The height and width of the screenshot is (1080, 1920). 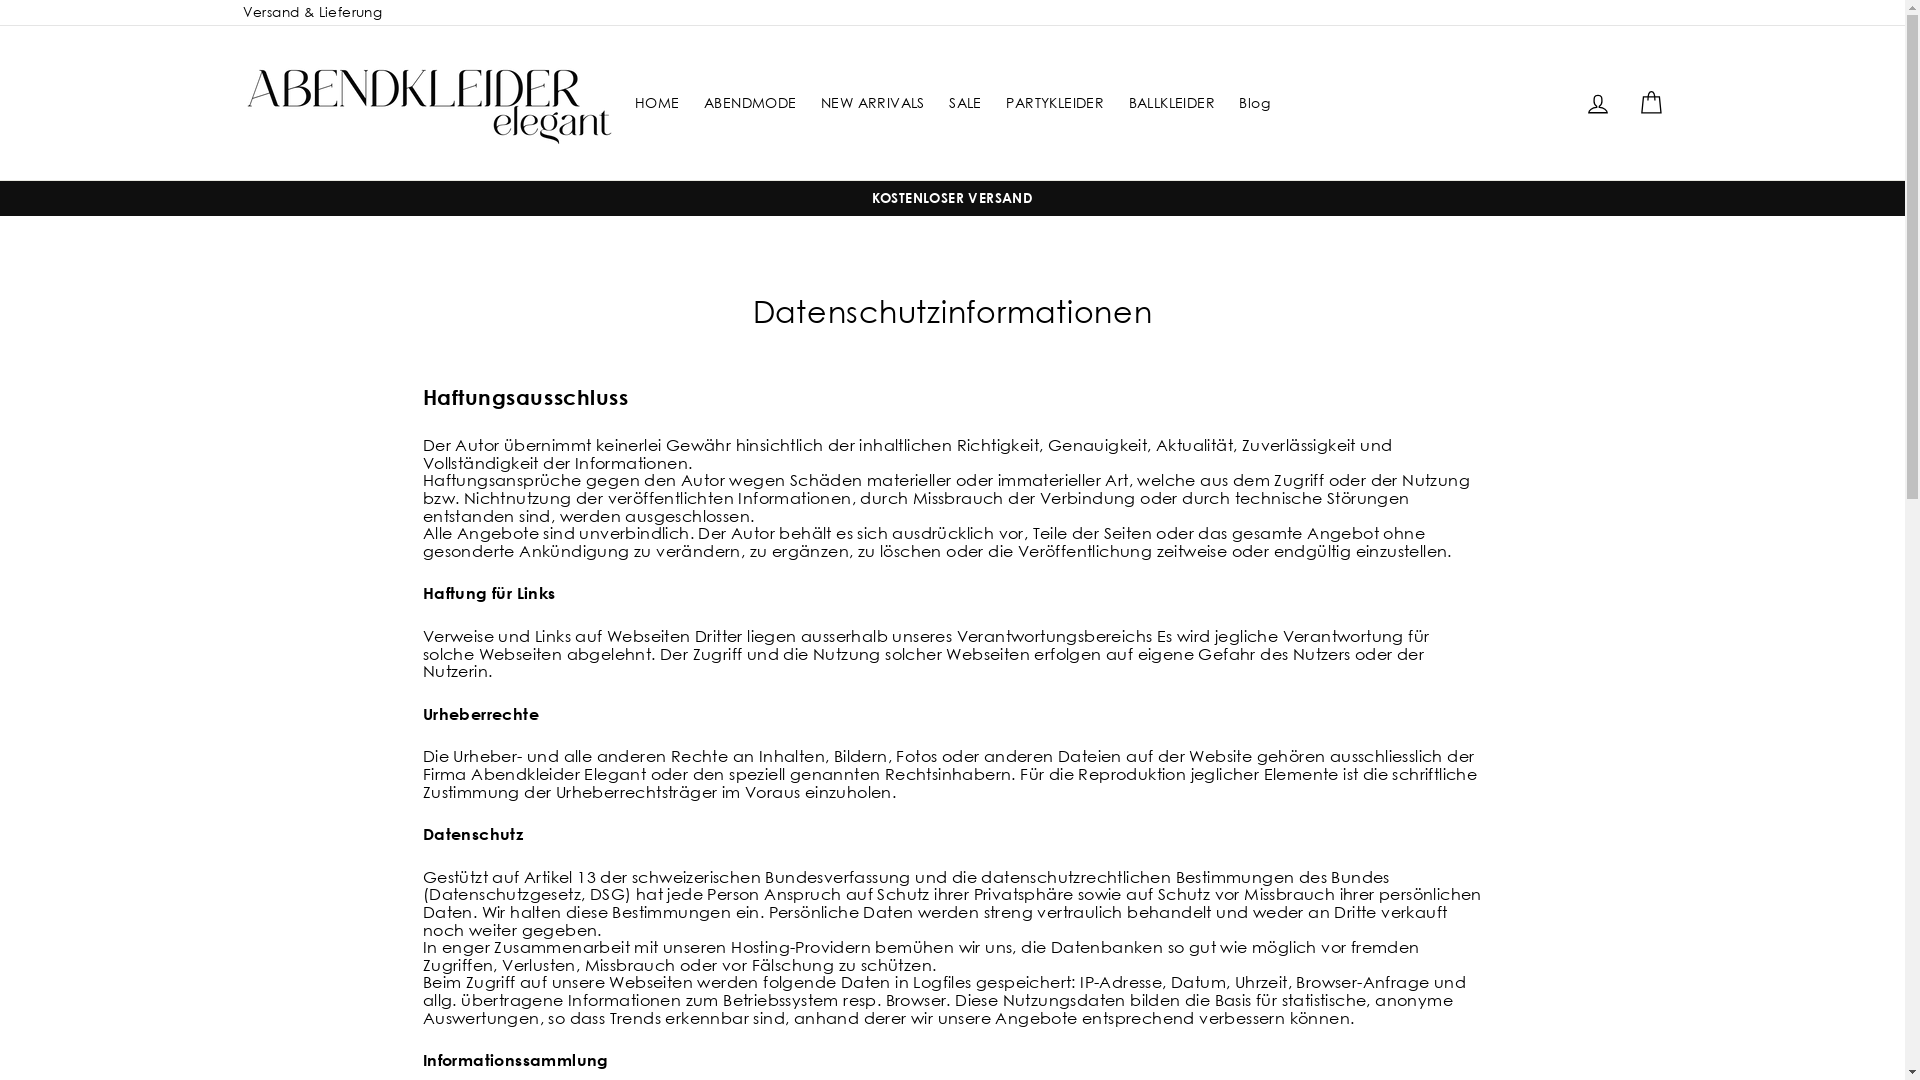 I want to click on 'Direkt zum Inhalt', so click(x=0, y=0).